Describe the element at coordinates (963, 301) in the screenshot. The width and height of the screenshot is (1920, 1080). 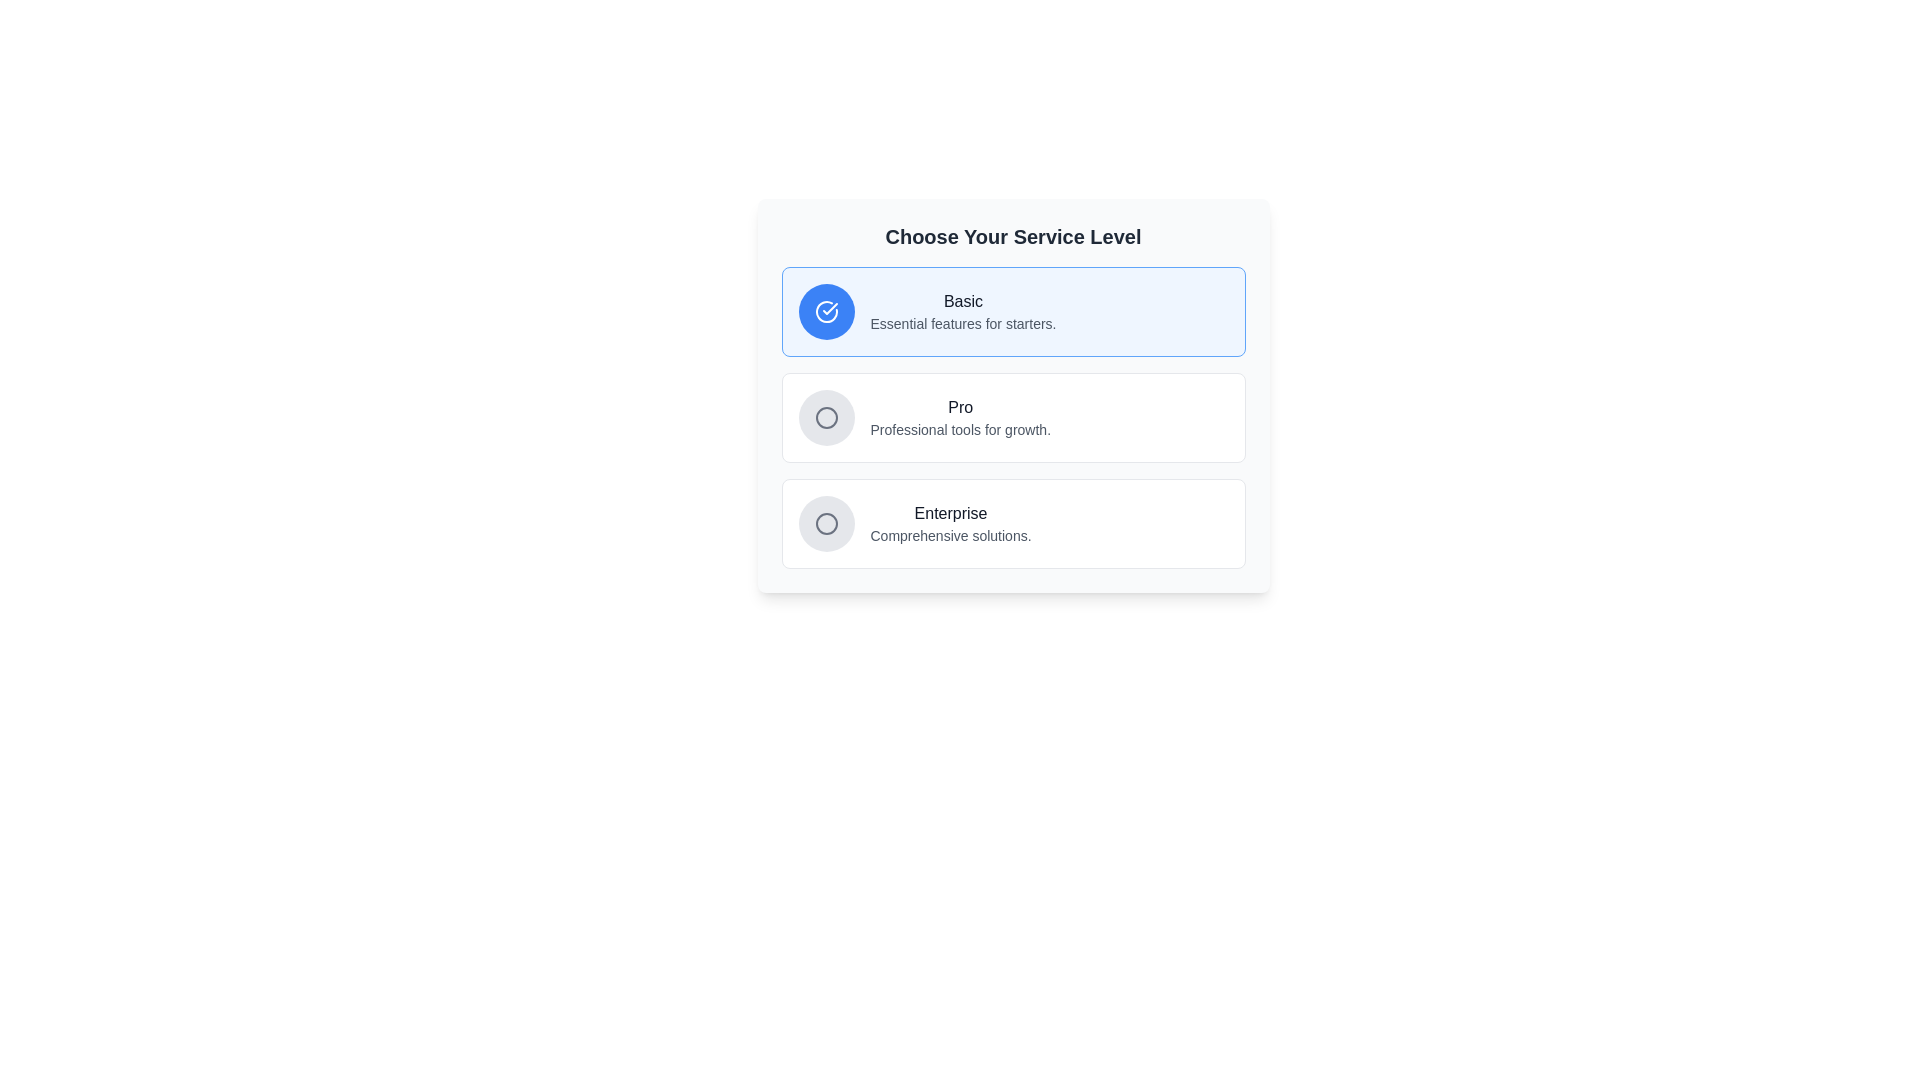
I see `the text label displaying 'Basic', which is styled in bold, medium font size and dark gray color, located at the top of the first service level option card` at that location.